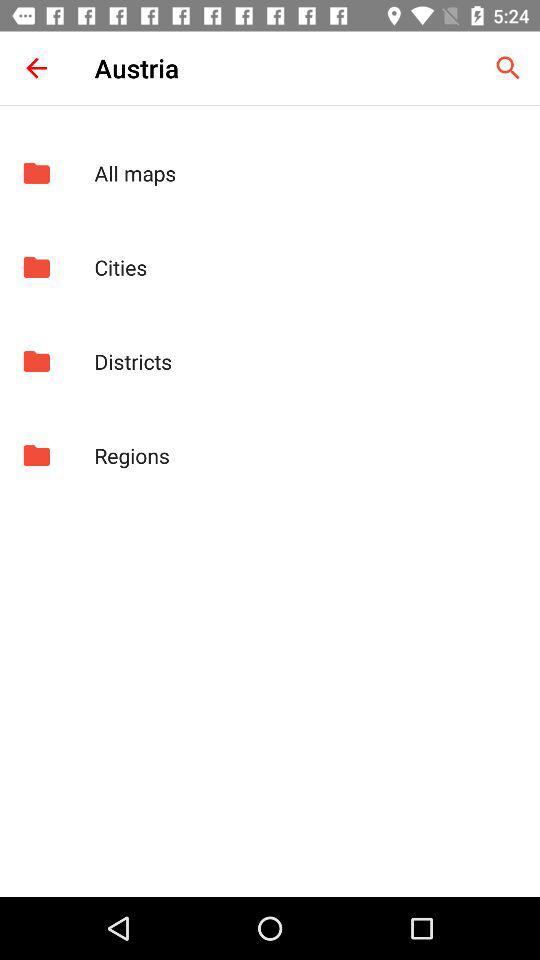 The width and height of the screenshot is (540, 960). Describe the element at coordinates (306, 360) in the screenshot. I see `the districts` at that location.